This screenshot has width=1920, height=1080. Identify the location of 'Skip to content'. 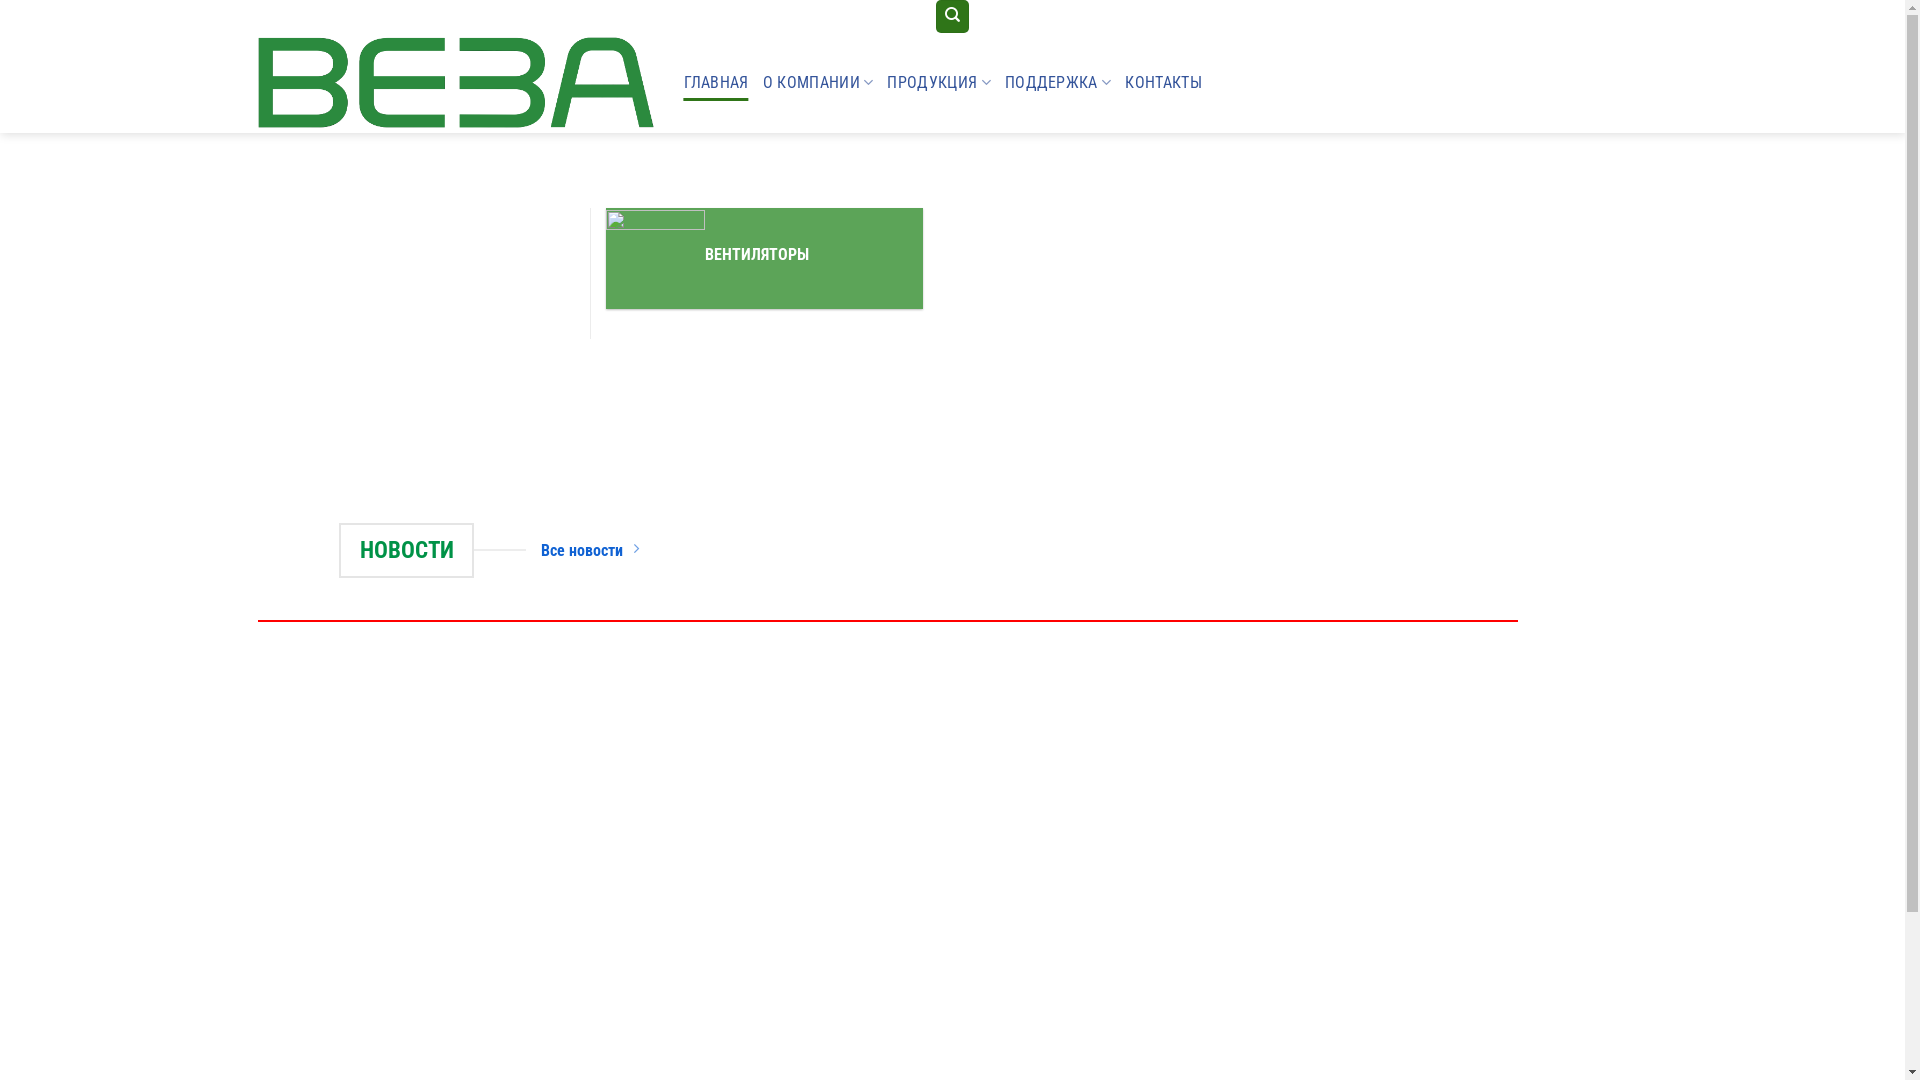
(0, 0).